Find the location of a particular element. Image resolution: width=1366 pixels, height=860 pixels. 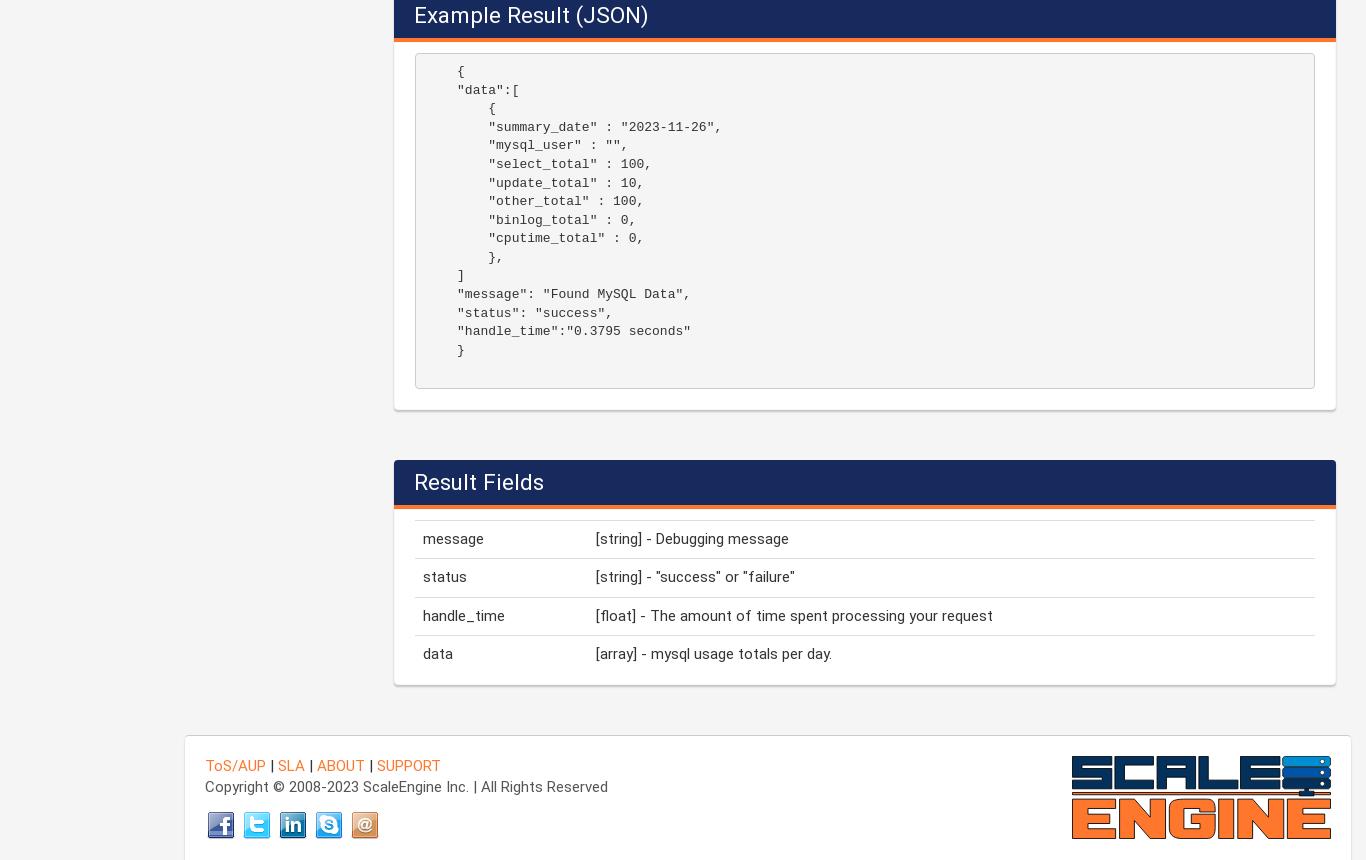

'SUPPORT' is located at coordinates (407, 764).